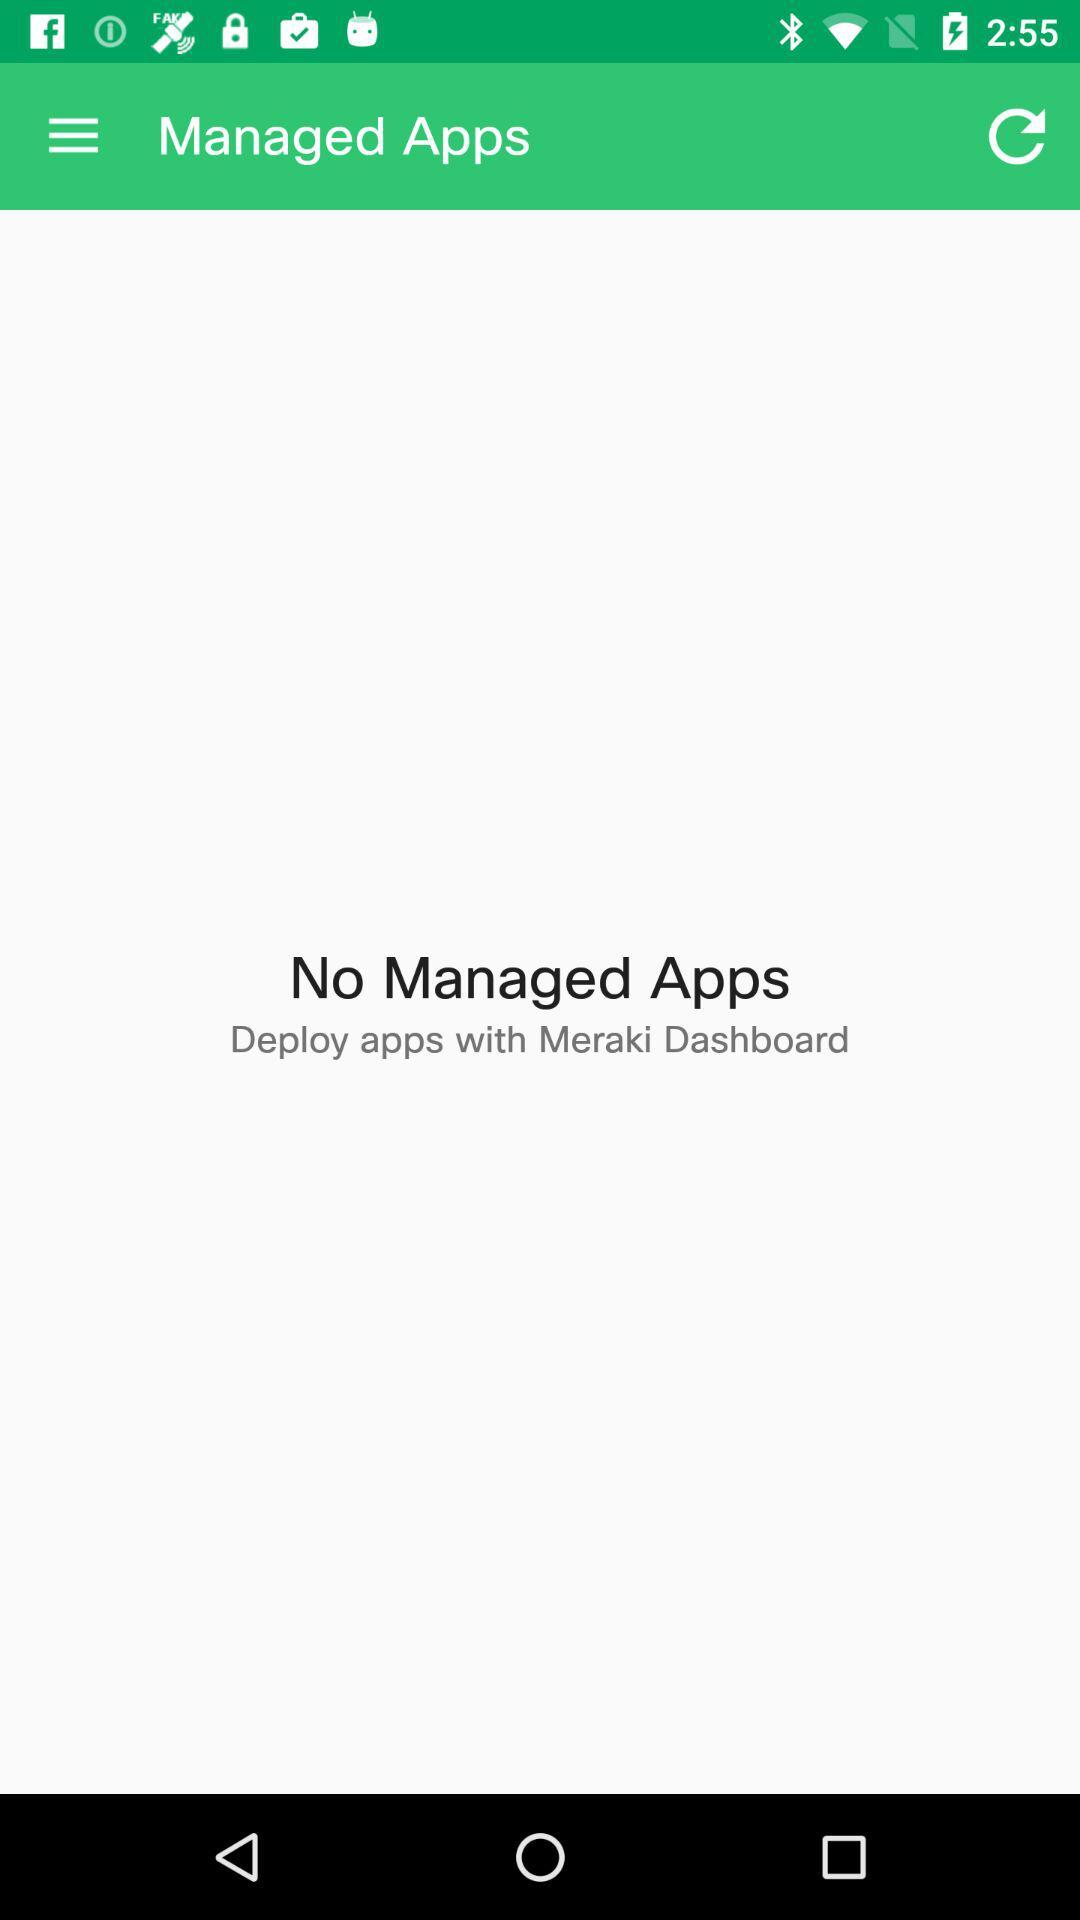  I want to click on app to the right of the managed apps app, so click(1017, 135).